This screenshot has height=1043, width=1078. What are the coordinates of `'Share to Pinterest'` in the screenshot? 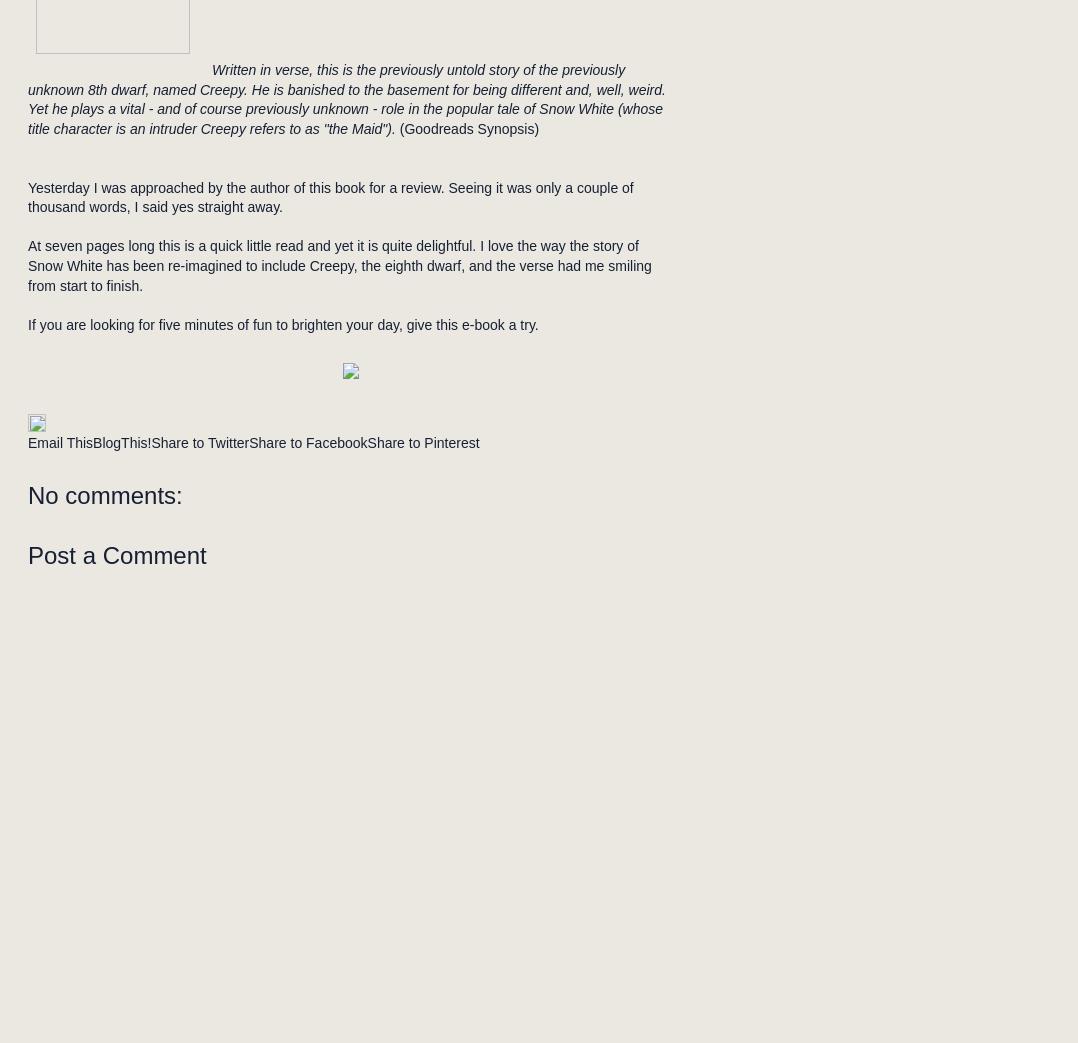 It's located at (422, 442).